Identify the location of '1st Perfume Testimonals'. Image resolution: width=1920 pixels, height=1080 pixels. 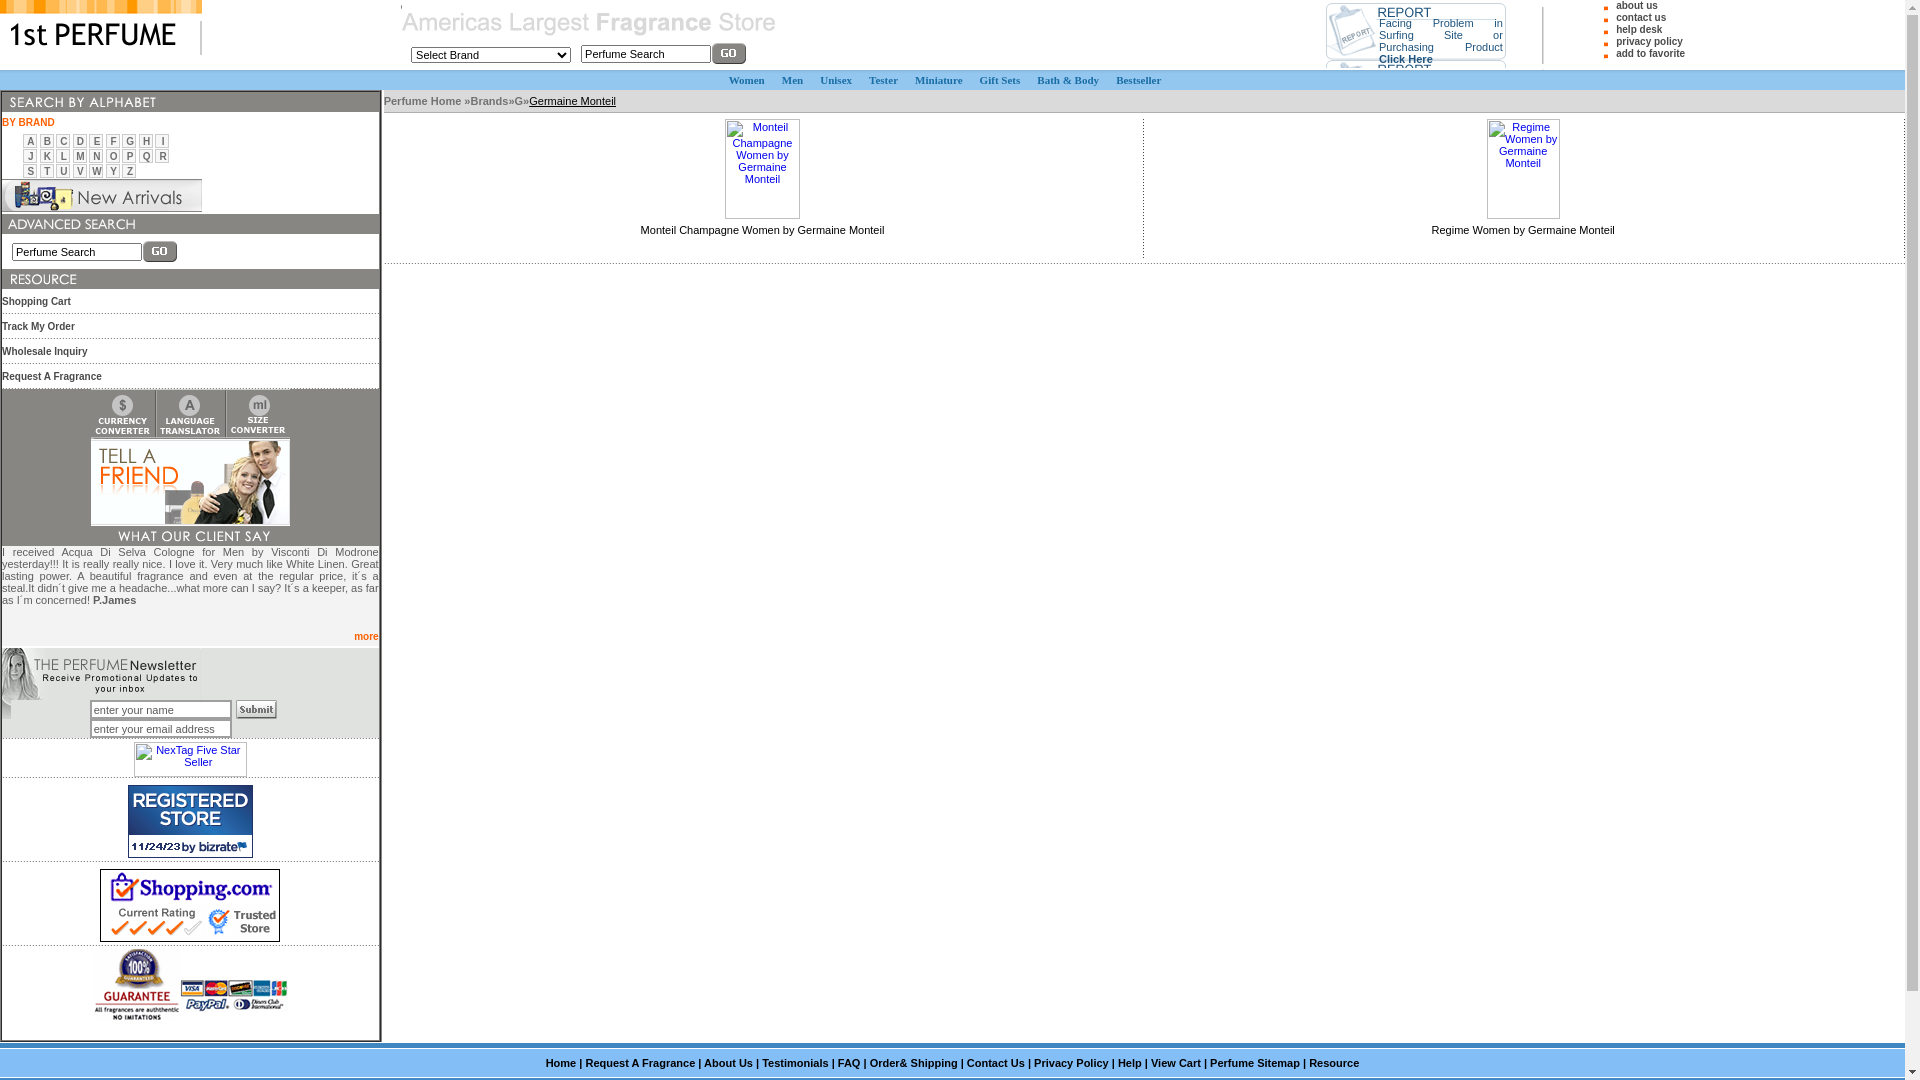
(190, 535).